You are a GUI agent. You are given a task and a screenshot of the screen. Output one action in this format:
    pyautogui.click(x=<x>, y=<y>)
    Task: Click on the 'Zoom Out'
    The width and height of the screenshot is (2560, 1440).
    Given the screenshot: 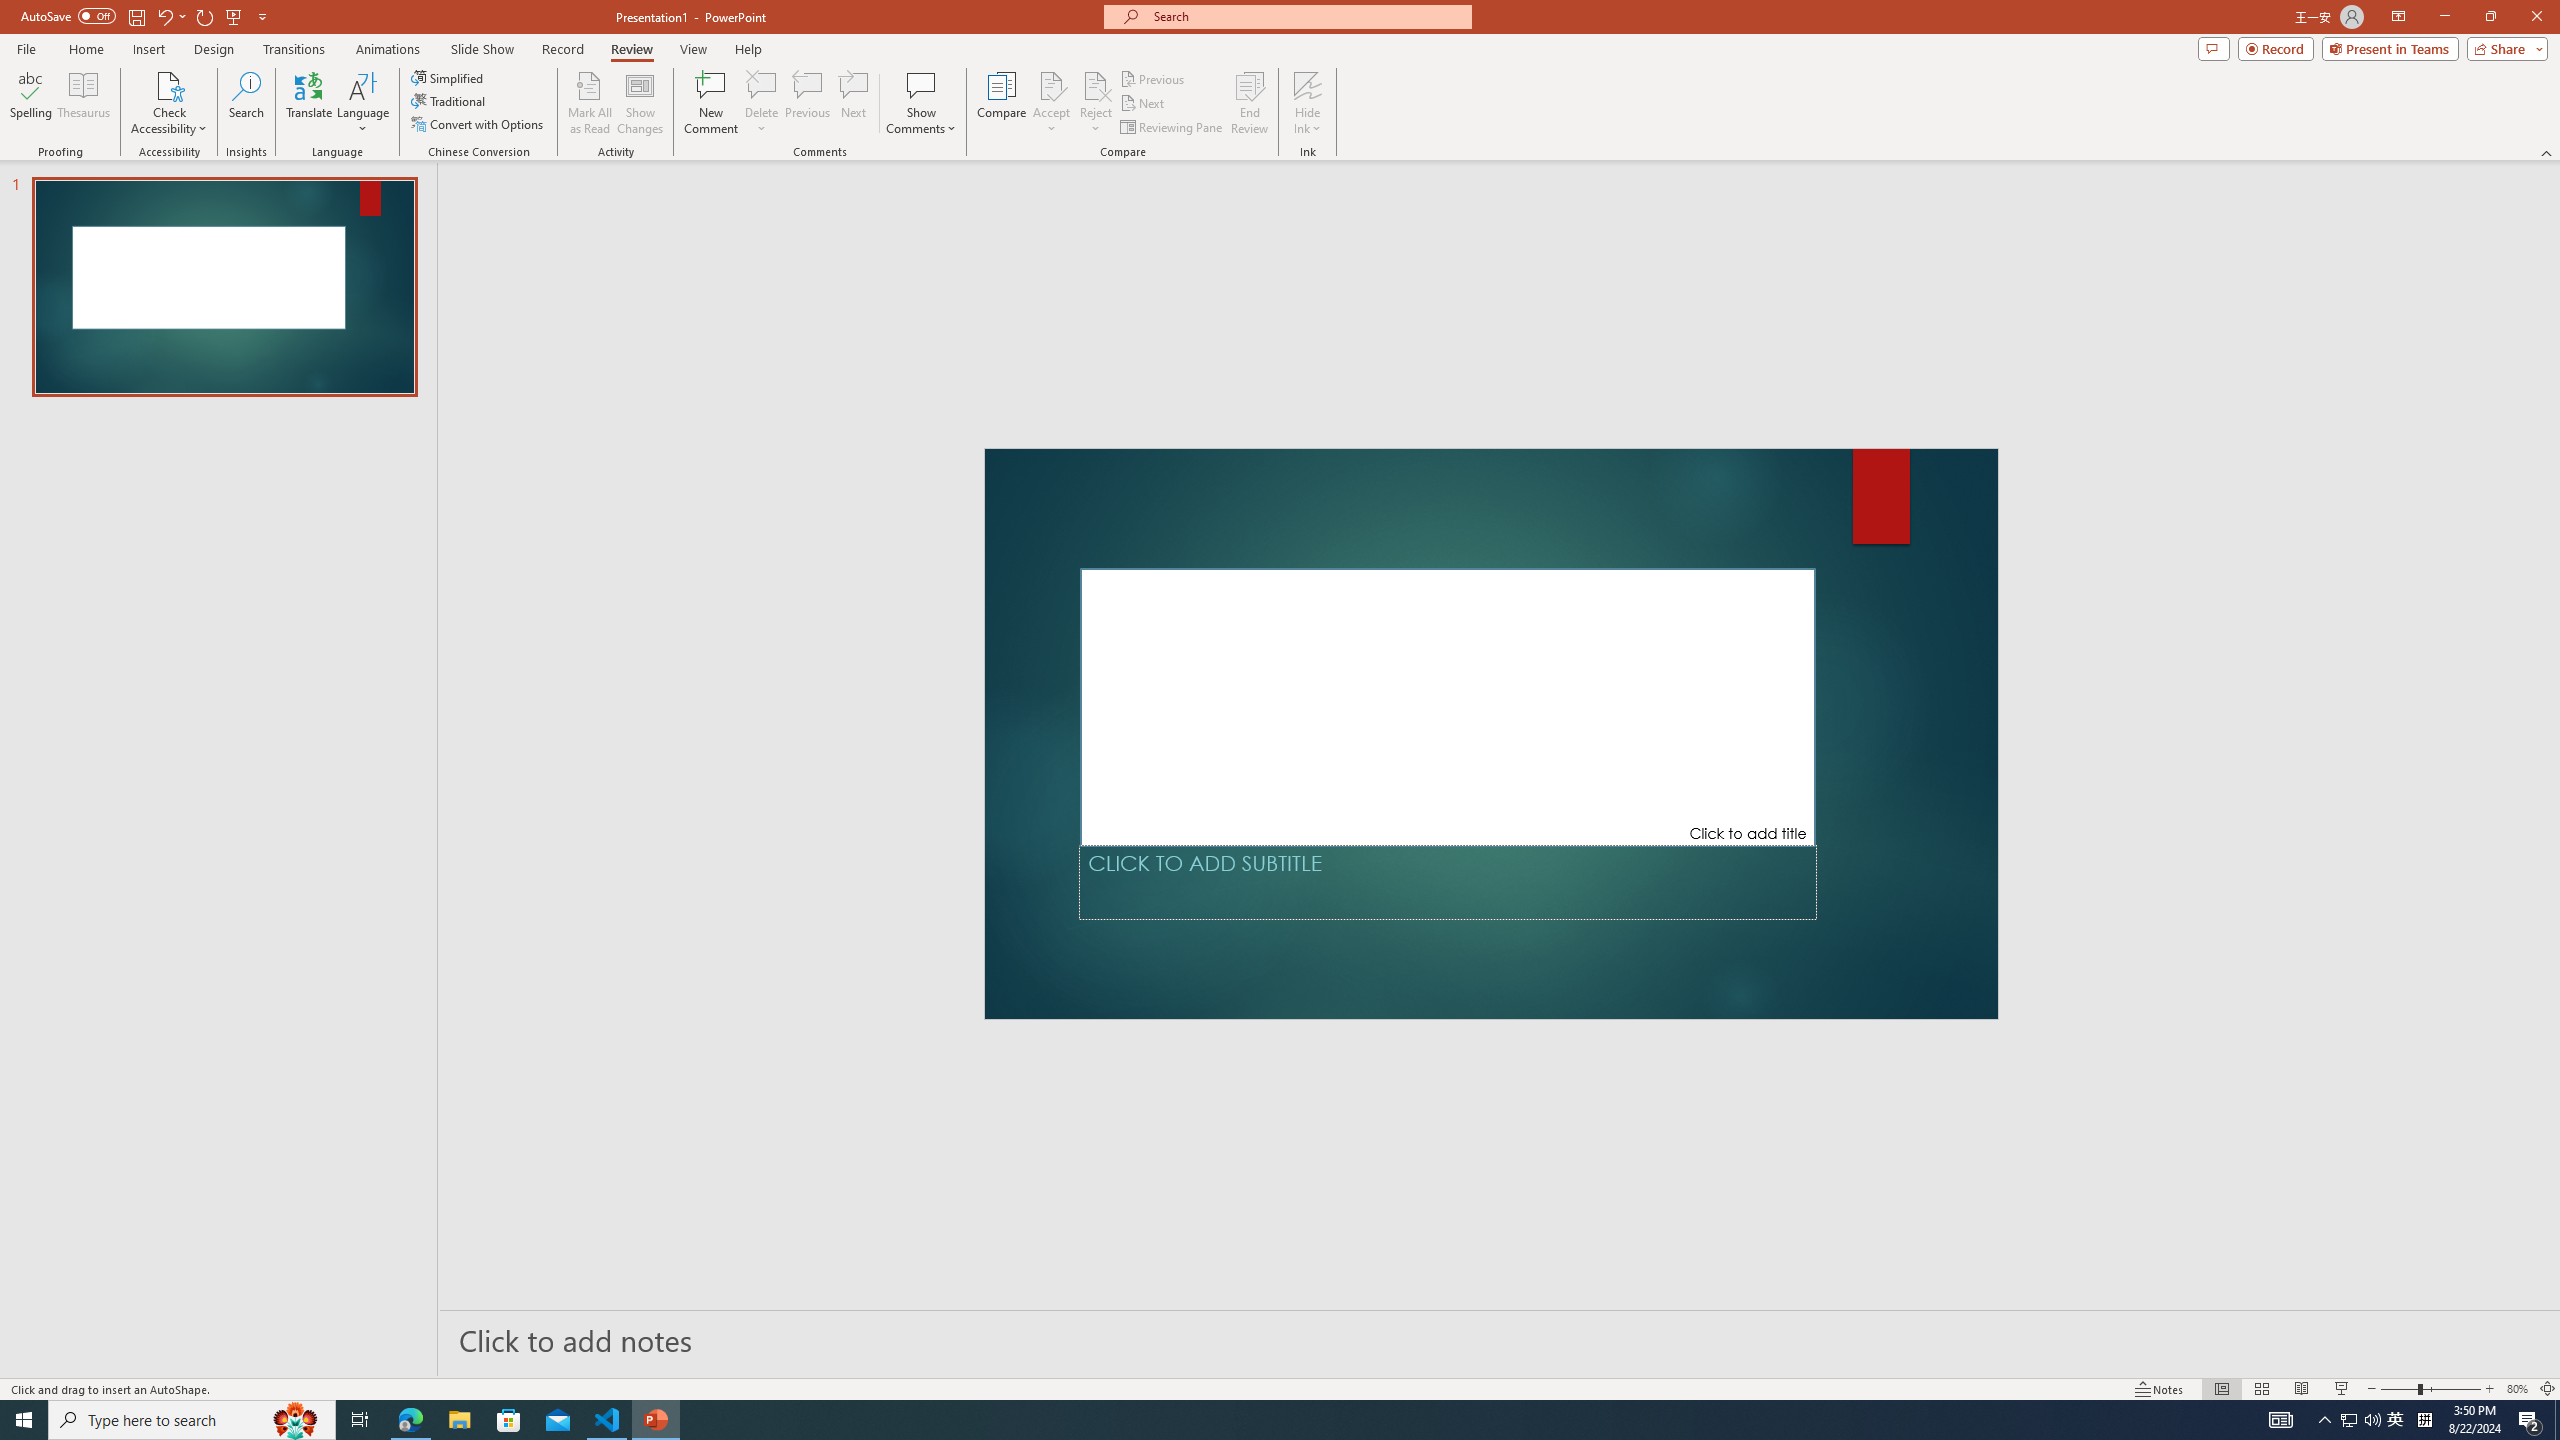 What is the action you would take?
    pyautogui.click(x=2400, y=1389)
    